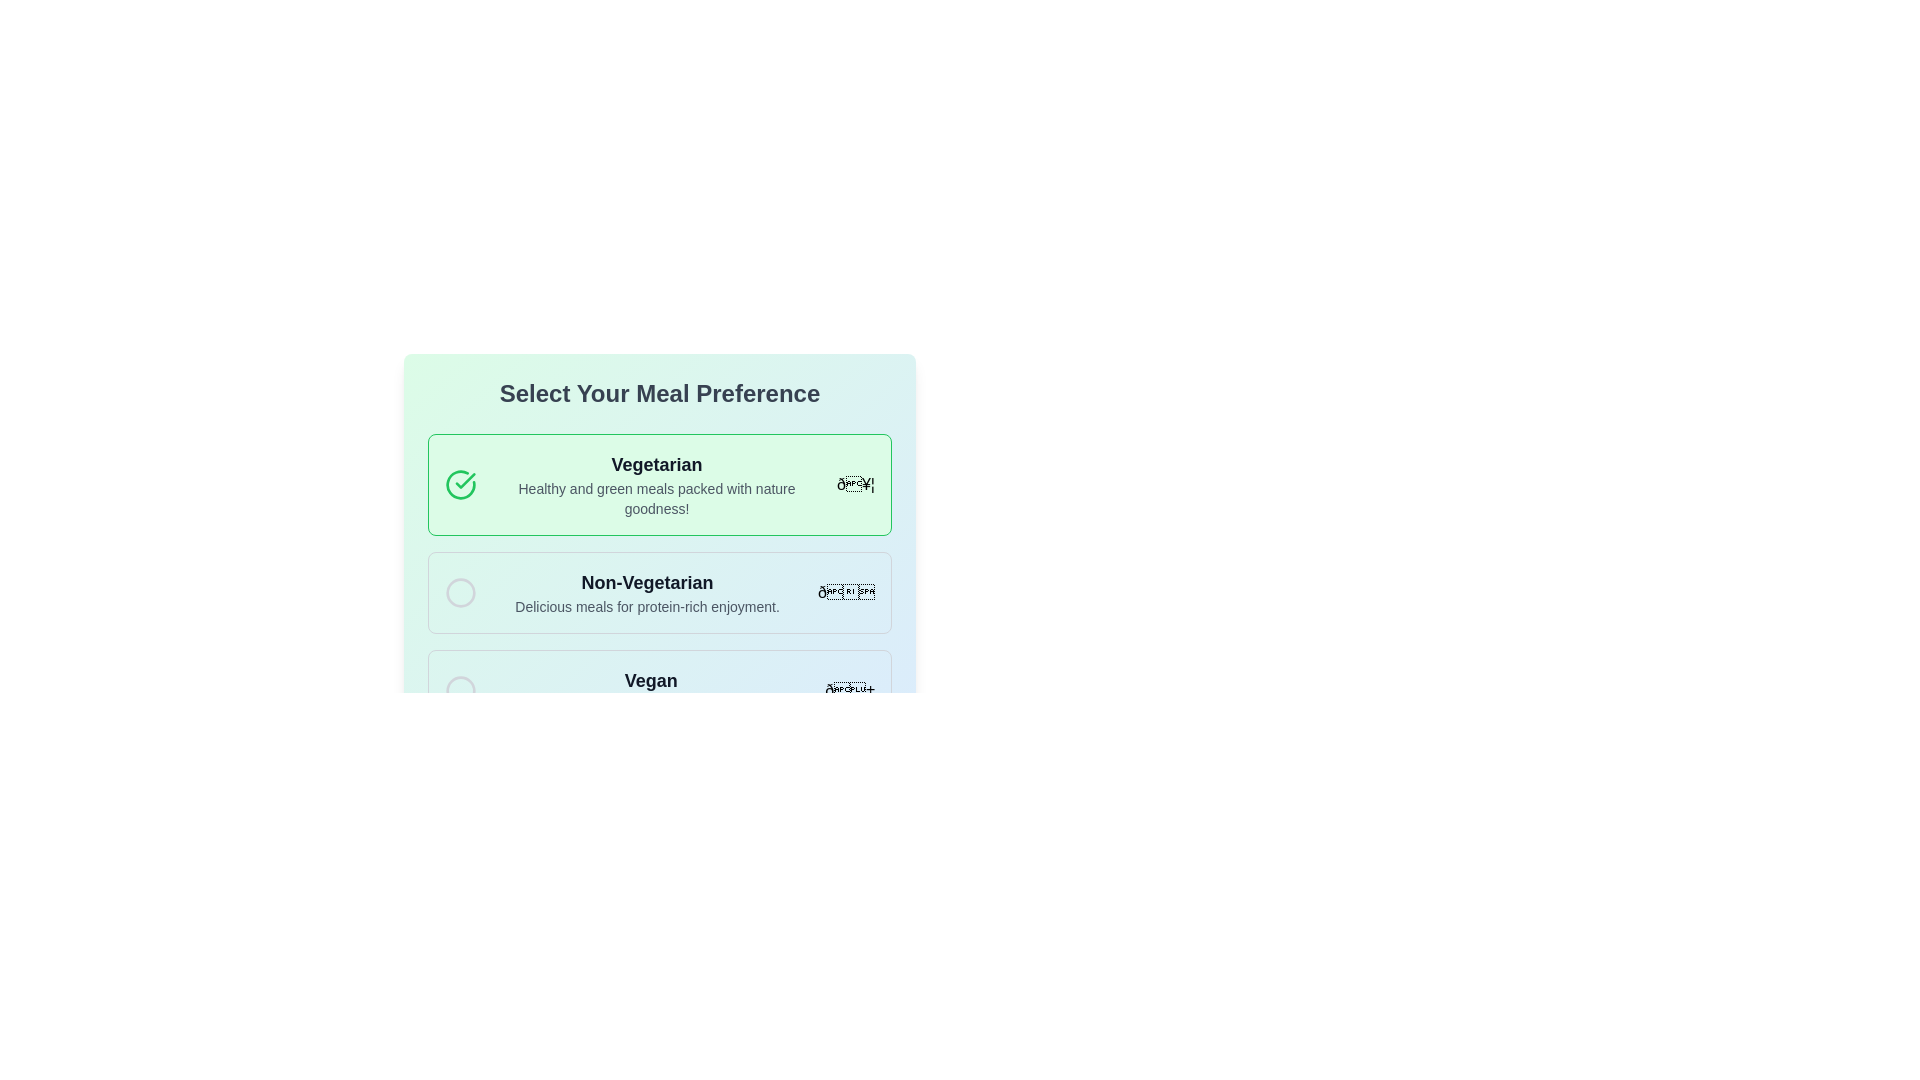 Image resolution: width=1920 pixels, height=1080 pixels. What do you see at coordinates (855, 483) in the screenshot?
I see `the small icon representing the 'Vegetarian' meal choice located on the far-right side of the top card labeled 'Vegetarian' in the list of meal preferences` at bounding box center [855, 483].